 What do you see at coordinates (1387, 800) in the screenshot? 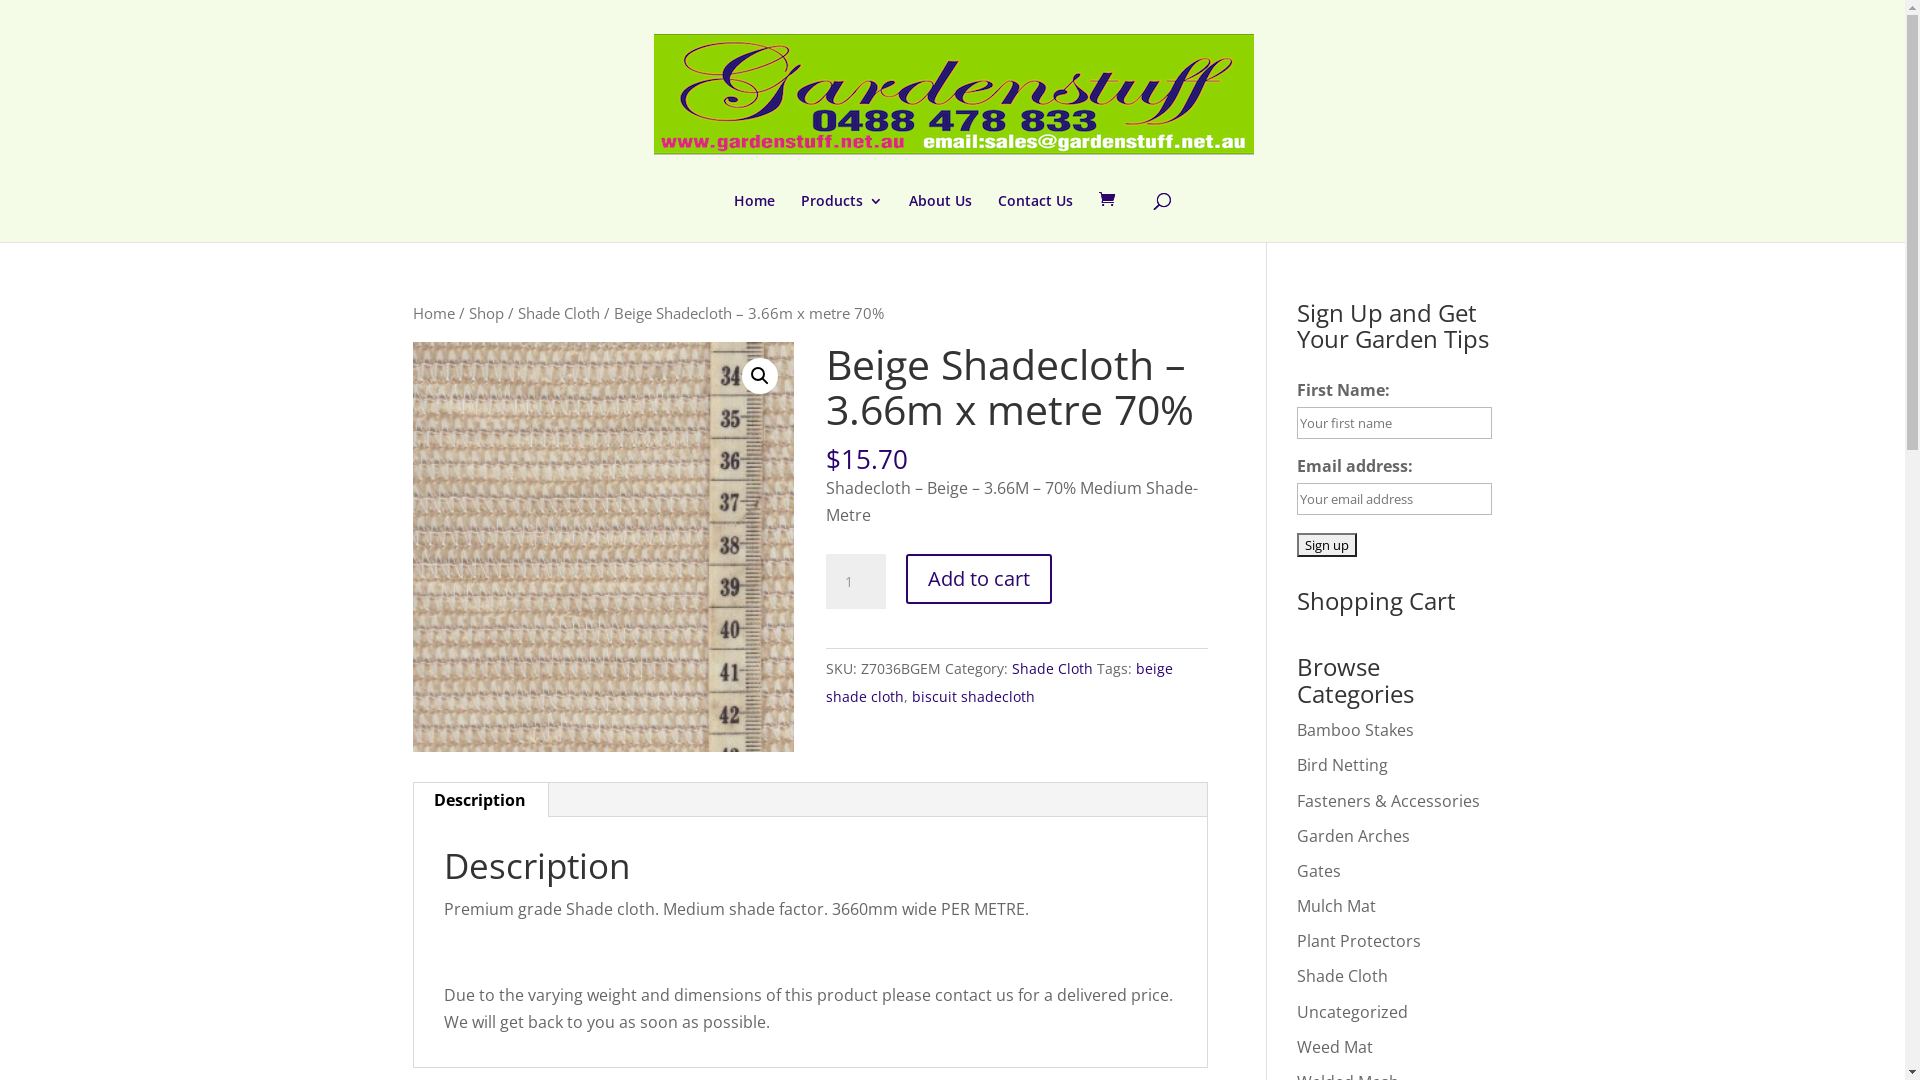
I see `'Fasteners & Accessories'` at bounding box center [1387, 800].